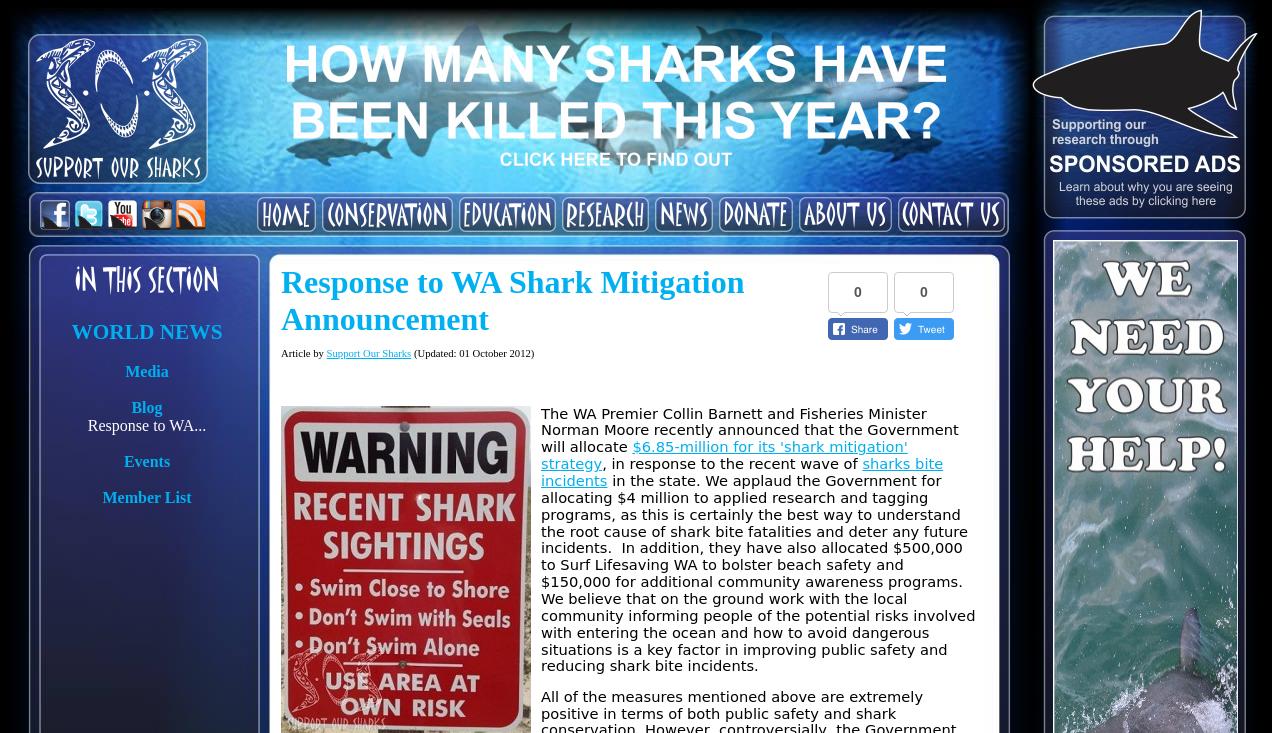 This screenshot has height=733, width=1272. What do you see at coordinates (145, 460) in the screenshot?
I see `'Events'` at bounding box center [145, 460].